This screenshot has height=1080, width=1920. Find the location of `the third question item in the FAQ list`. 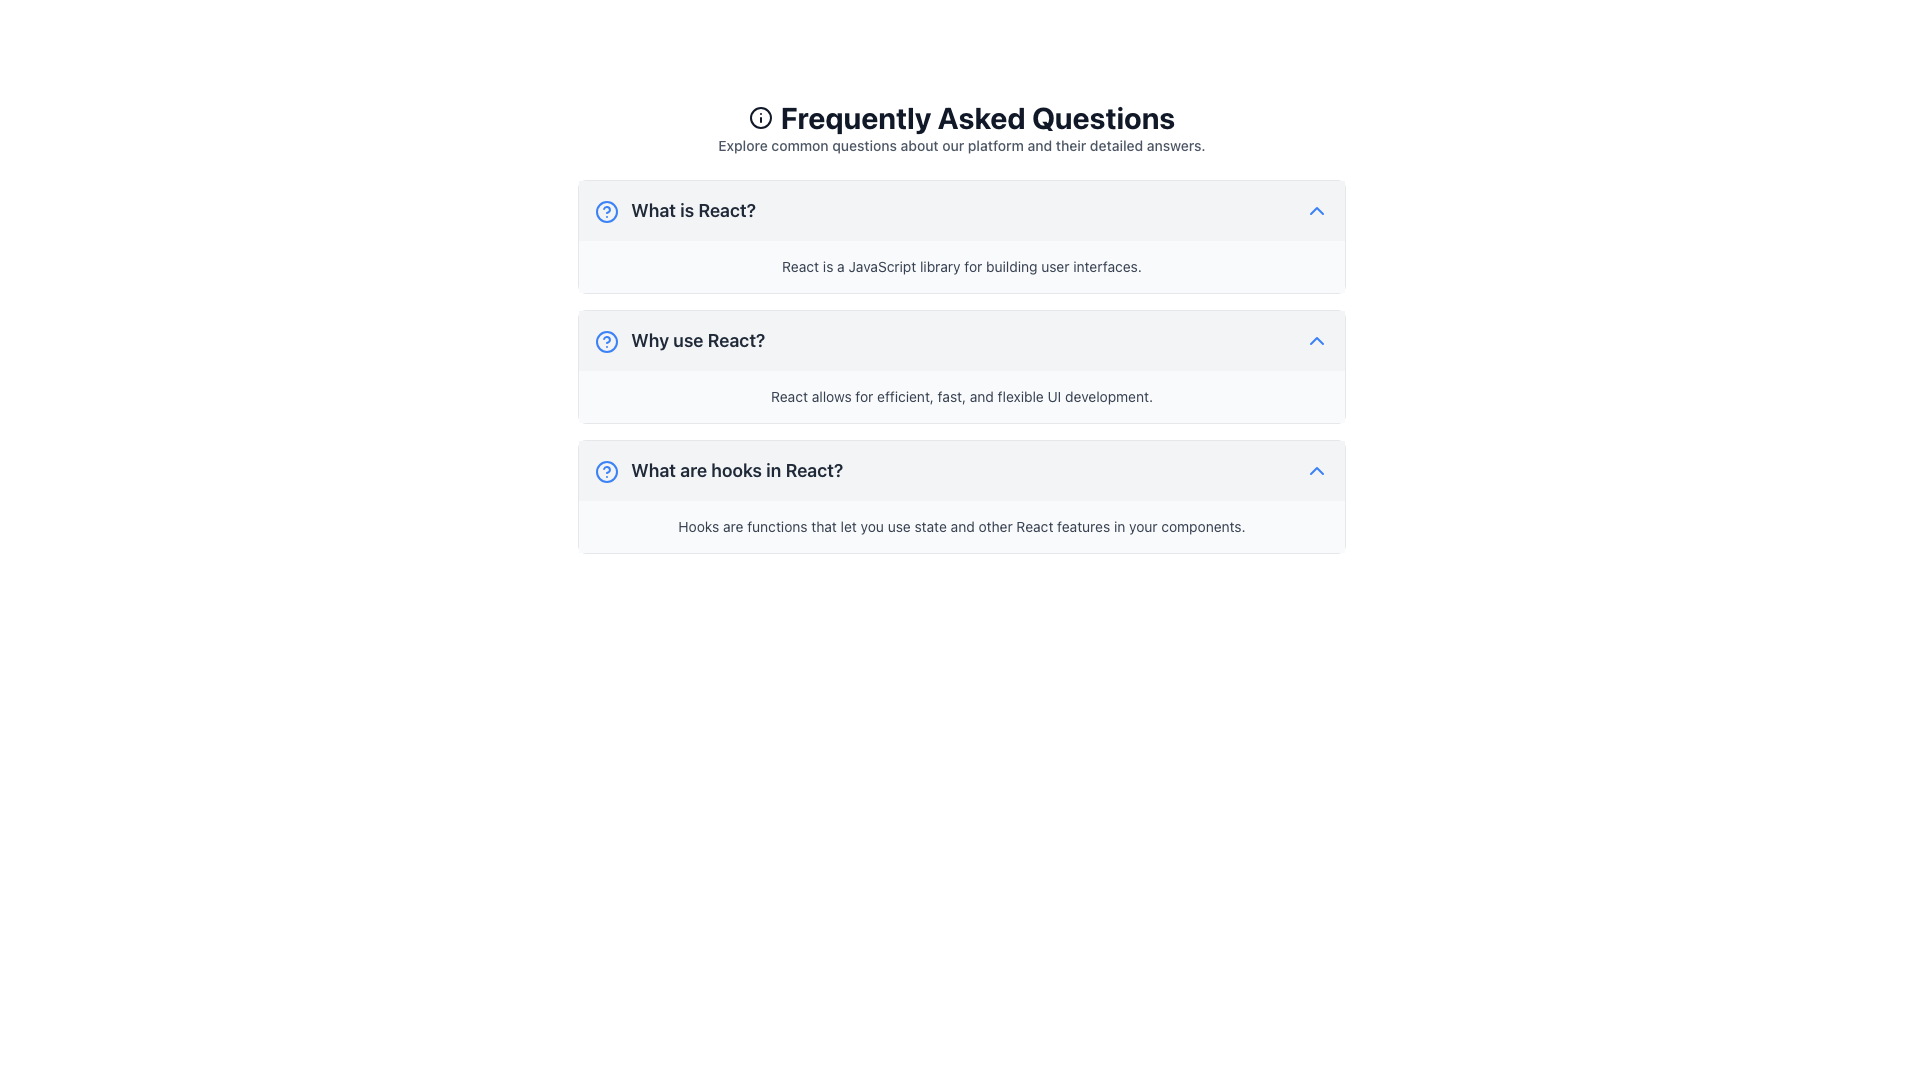

the third question item in the FAQ list is located at coordinates (961, 470).